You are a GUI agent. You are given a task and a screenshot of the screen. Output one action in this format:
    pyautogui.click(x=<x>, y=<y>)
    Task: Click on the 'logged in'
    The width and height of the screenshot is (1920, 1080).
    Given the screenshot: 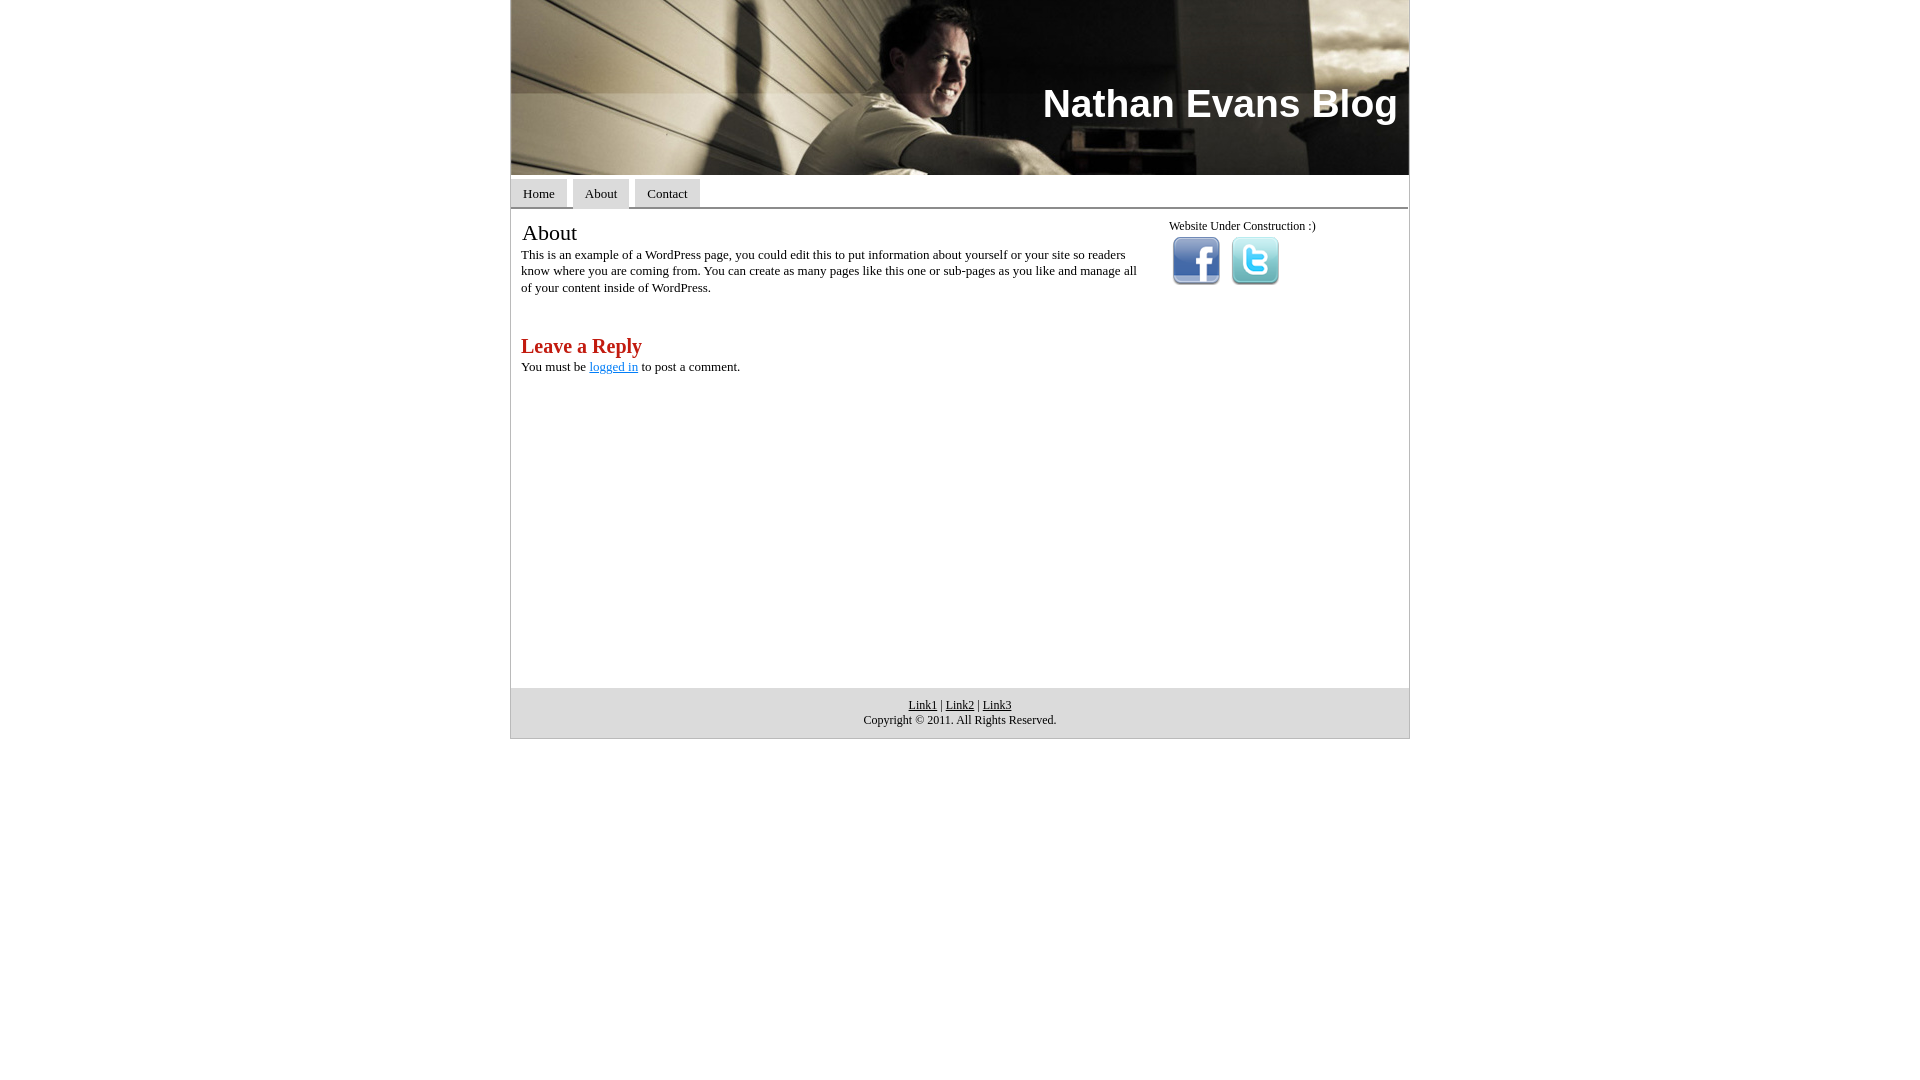 What is the action you would take?
    pyautogui.click(x=588, y=366)
    